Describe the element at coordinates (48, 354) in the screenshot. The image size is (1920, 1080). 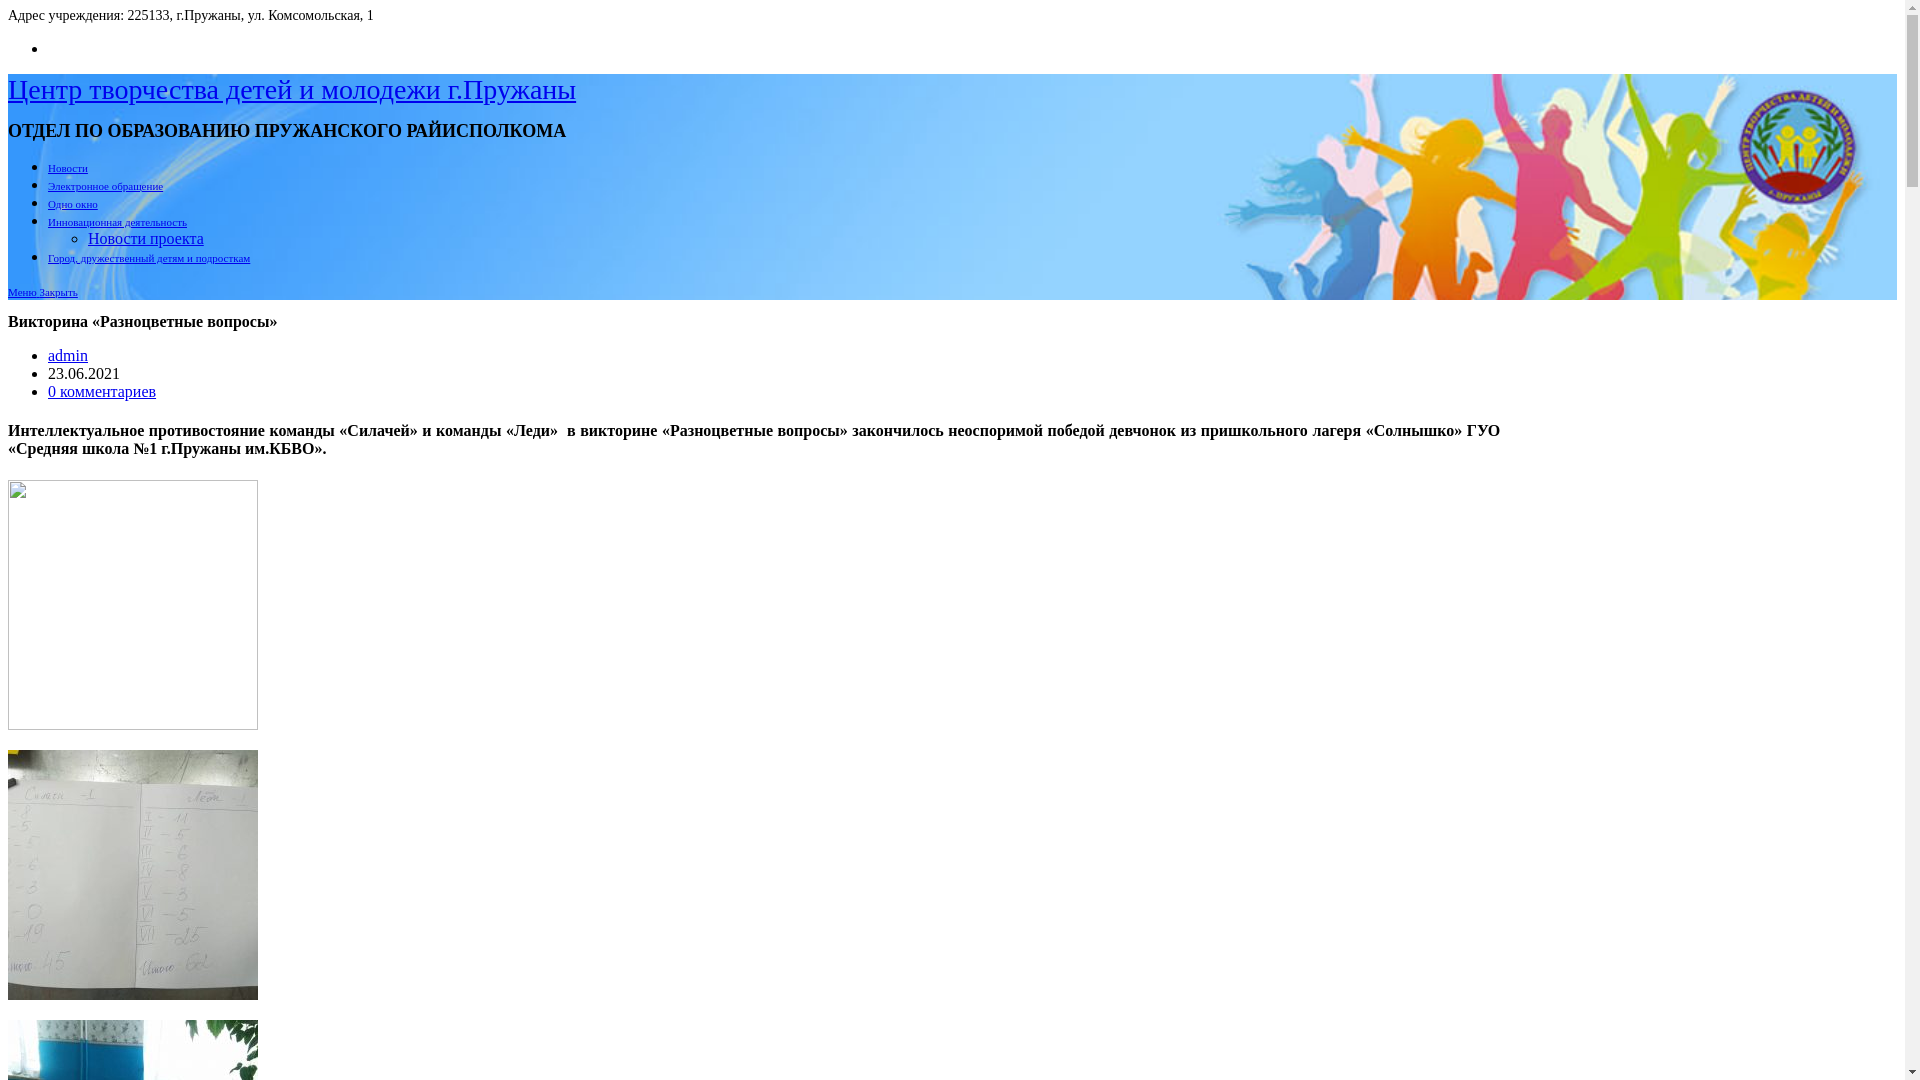
I see `'admin'` at that location.